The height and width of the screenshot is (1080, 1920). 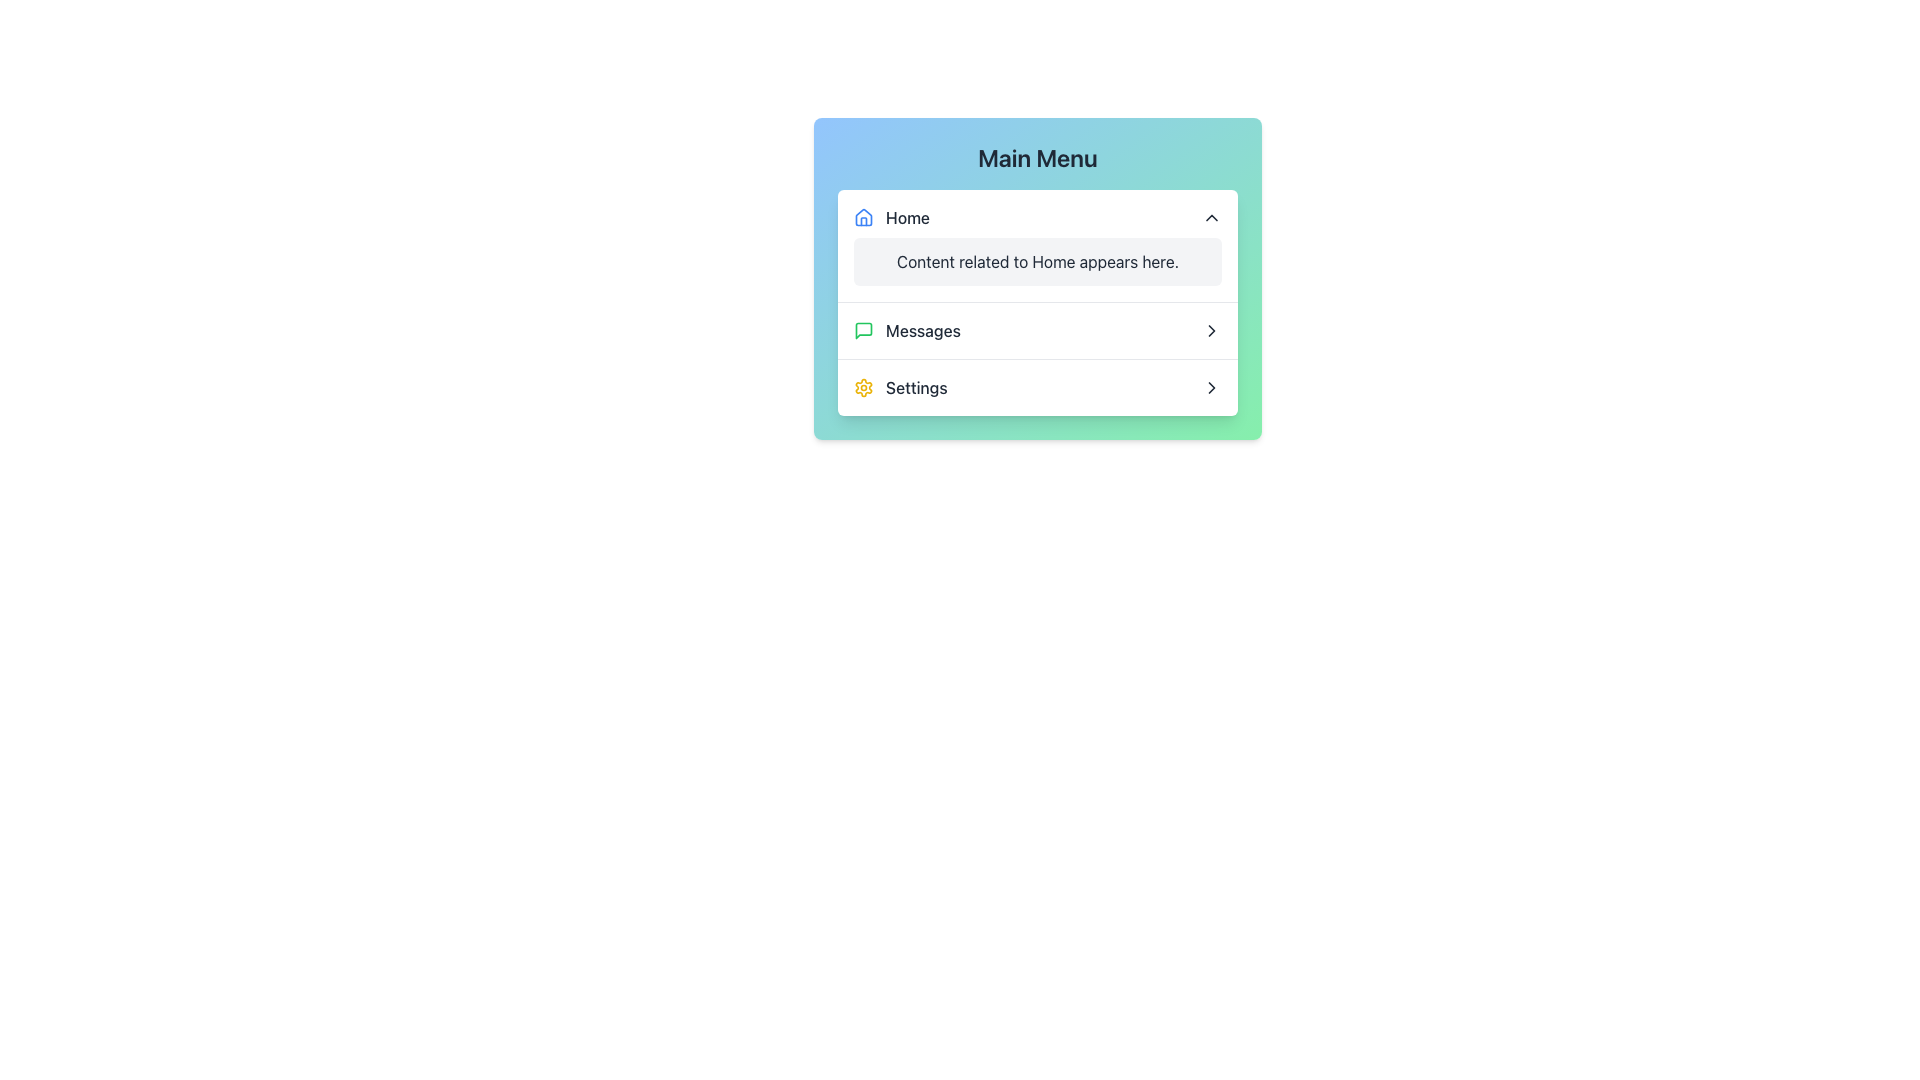 What do you see at coordinates (1210, 388) in the screenshot?
I see `the right-pointing arrow icon in the 'Settings' row of the menu interface` at bounding box center [1210, 388].